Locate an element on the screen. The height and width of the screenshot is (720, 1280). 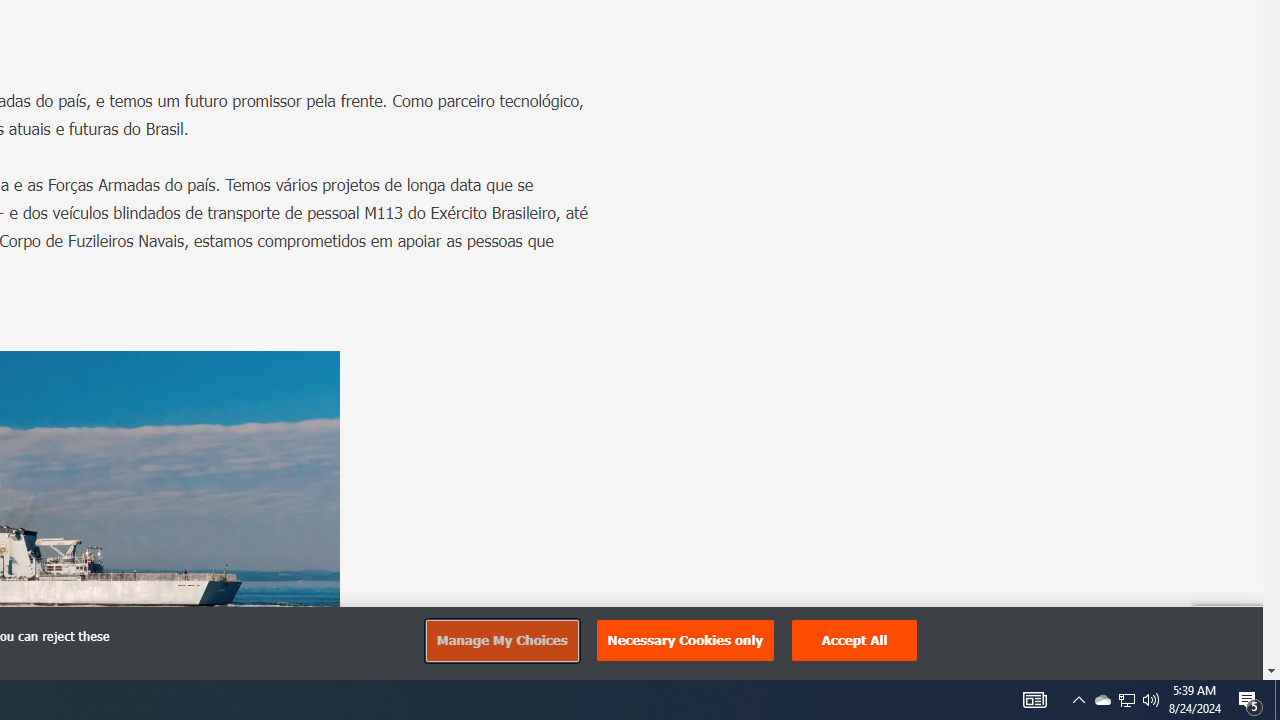
'Necessary Cookies only' is located at coordinates (685, 640).